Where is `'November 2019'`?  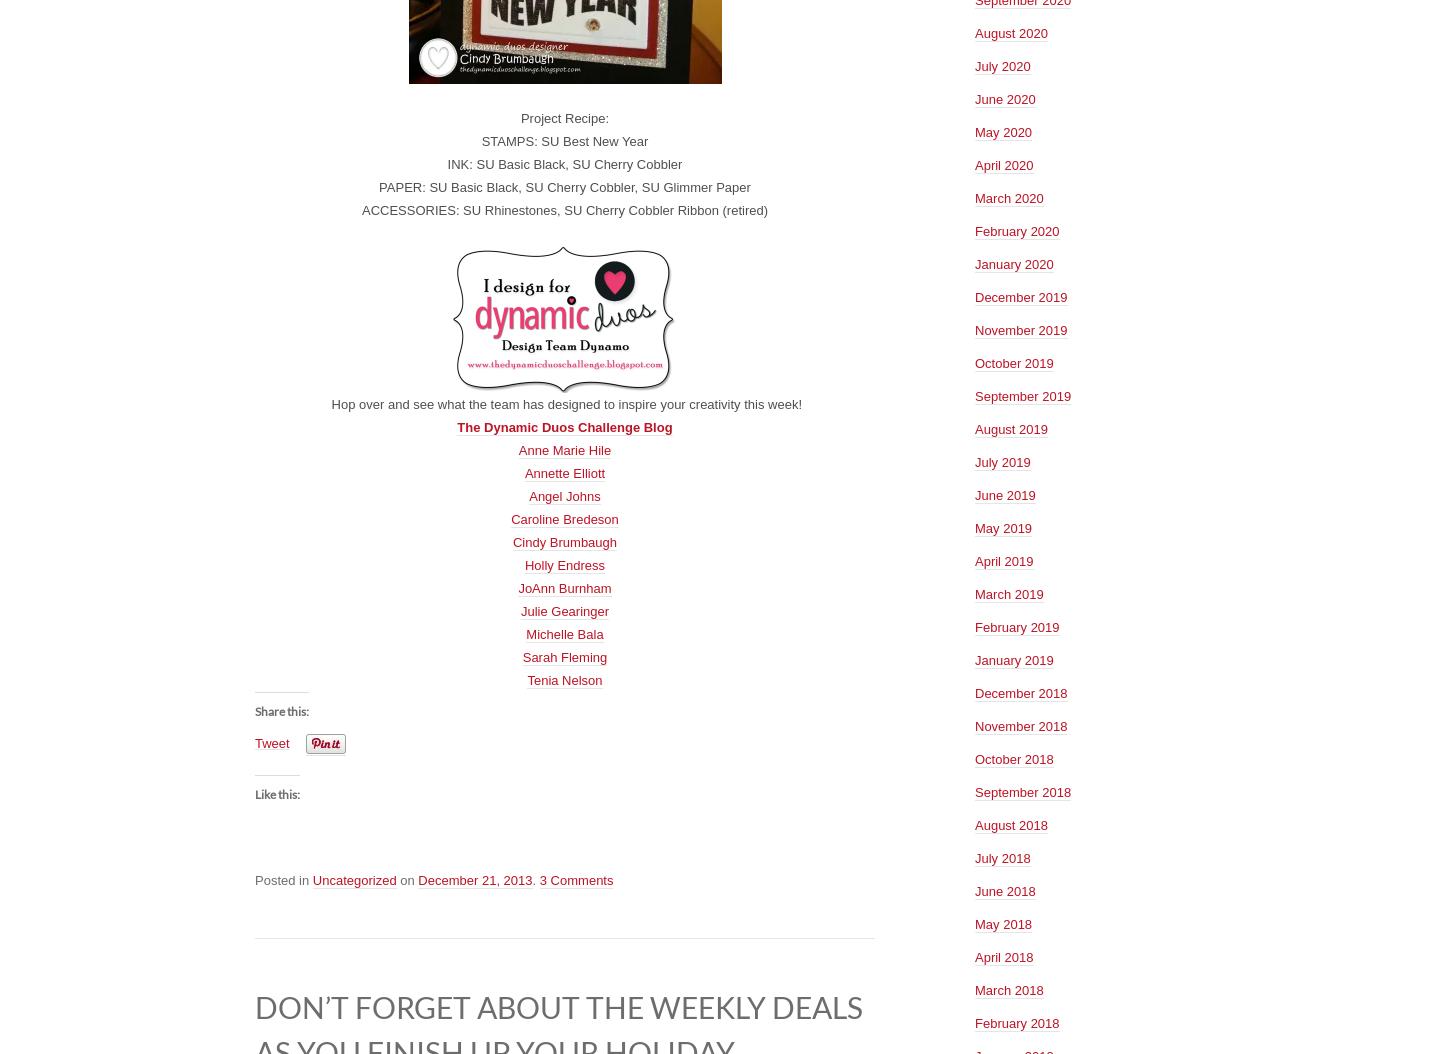
'November 2019' is located at coordinates (1020, 329).